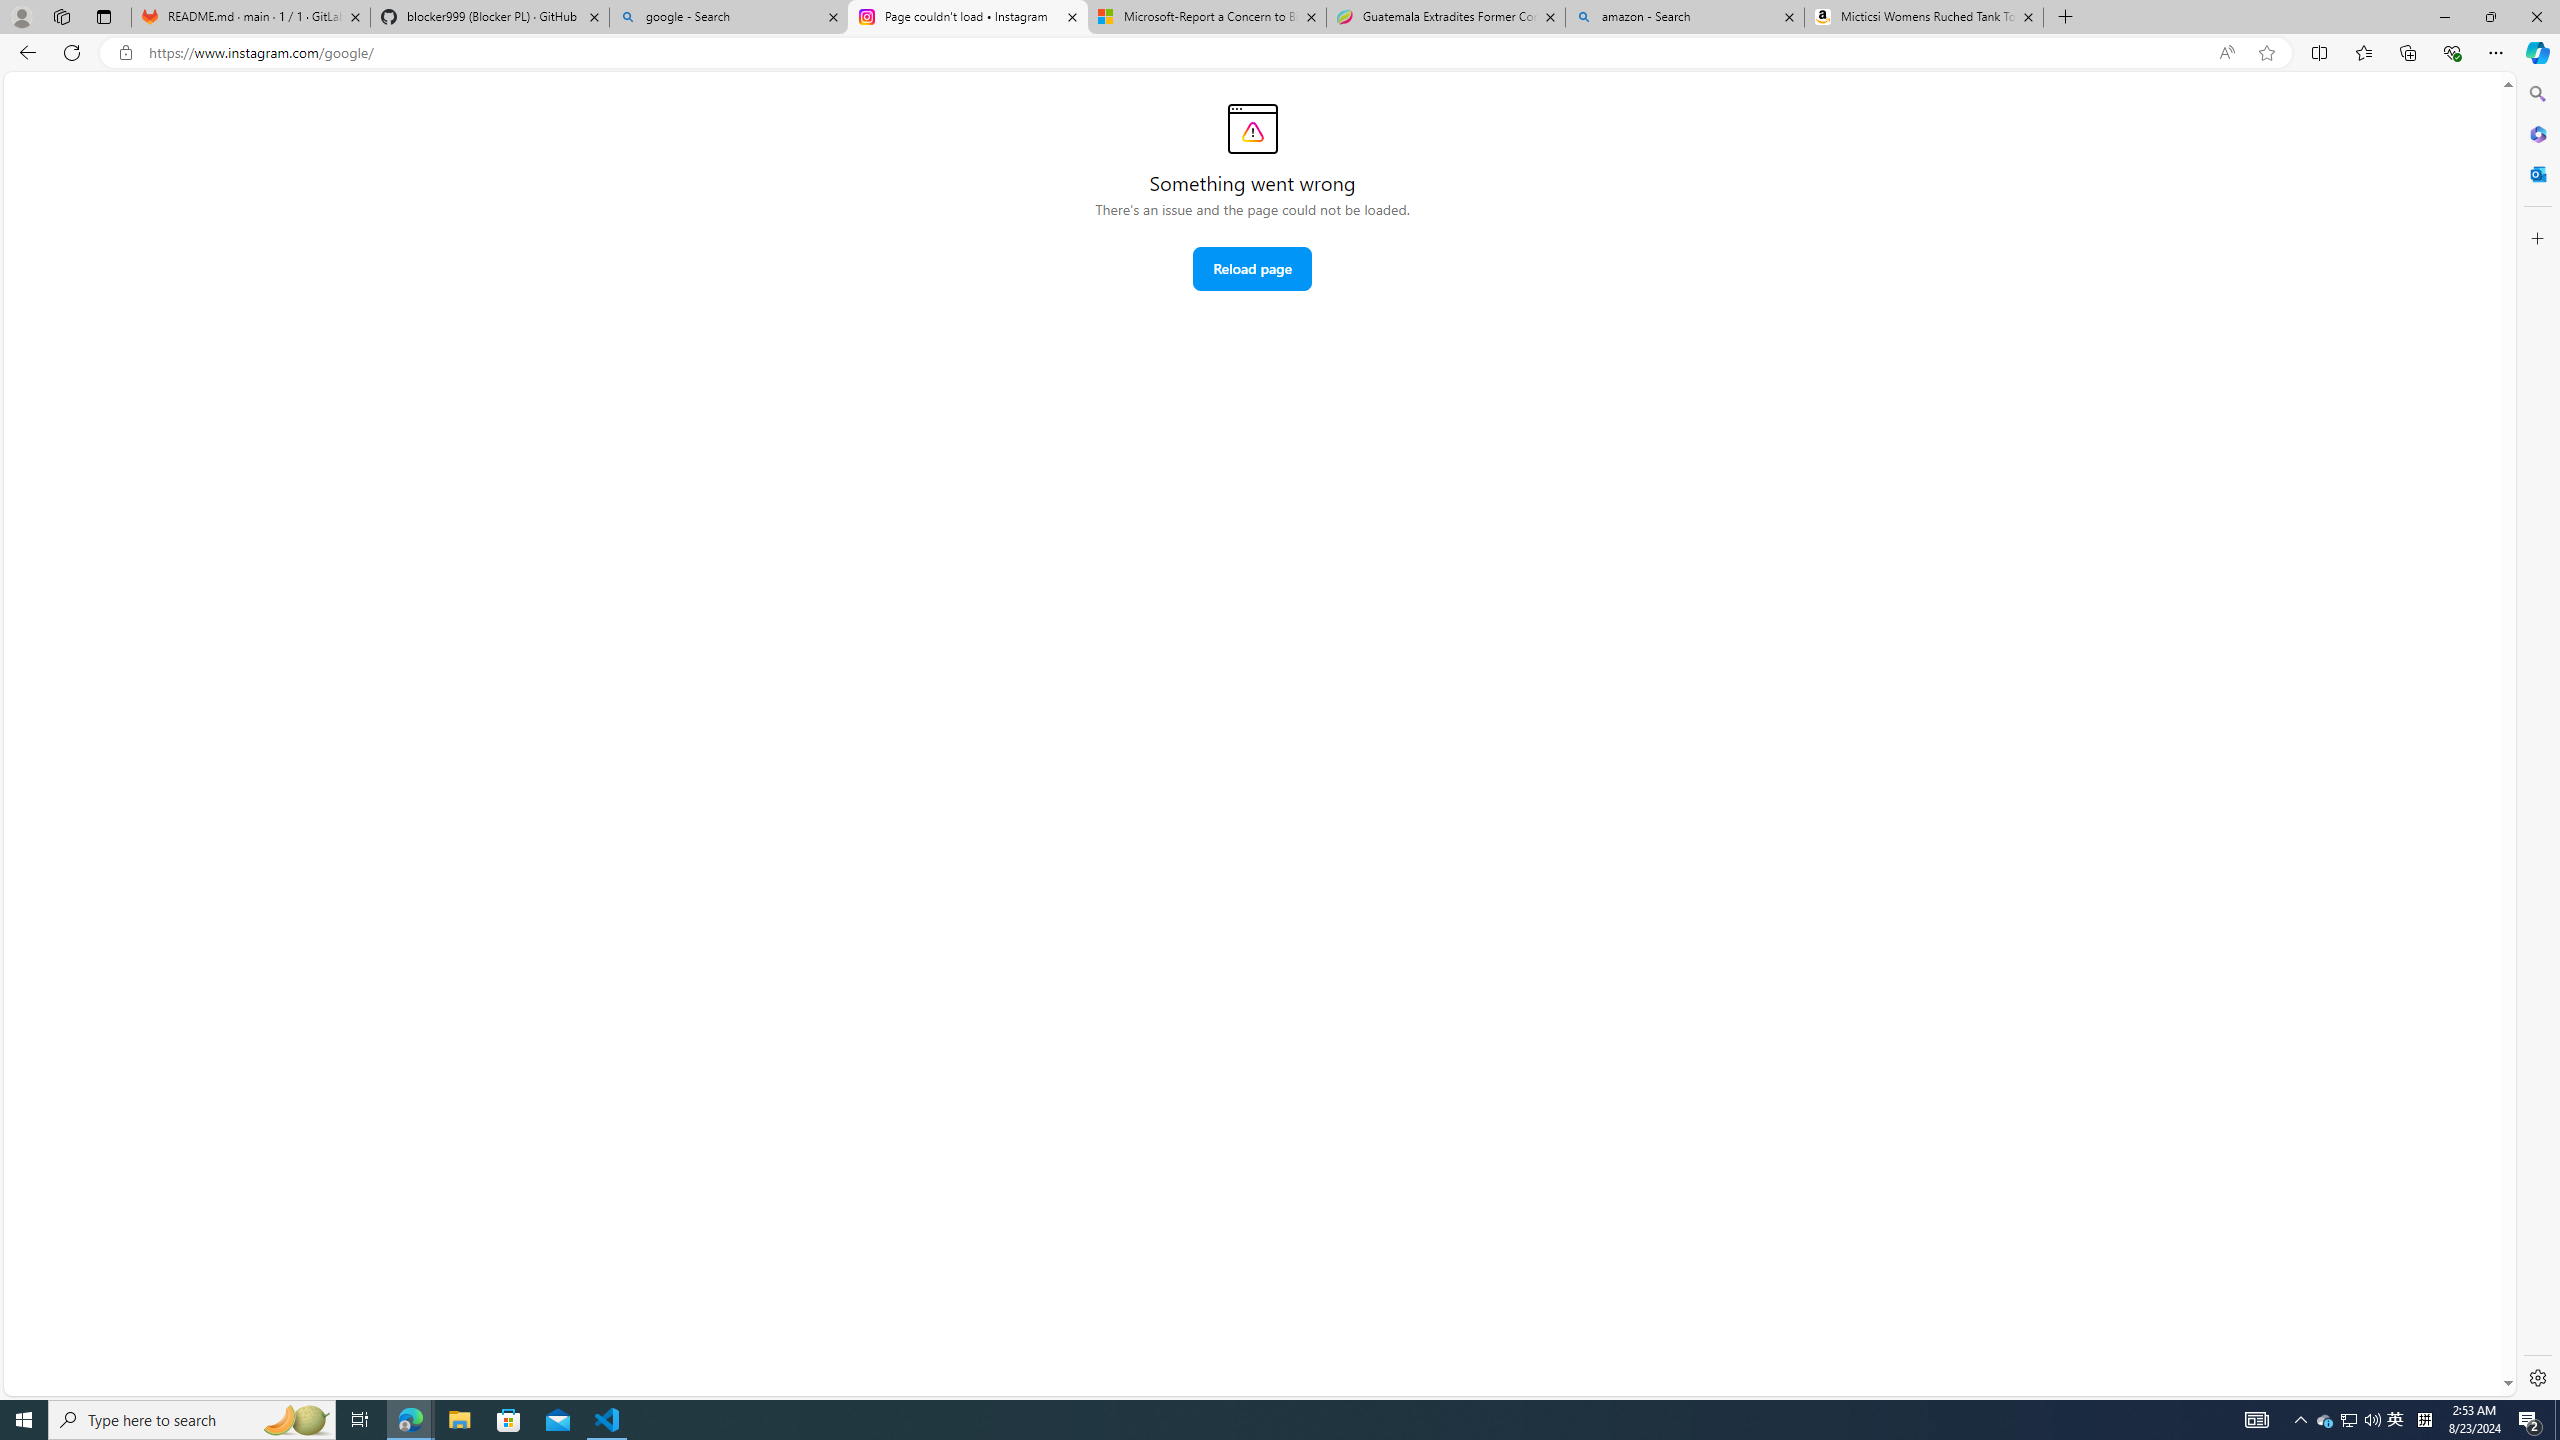 This screenshot has height=1440, width=2560. What do you see at coordinates (2266, 53) in the screenshot?
I see `'Add this page to favorites (Ctrl+D)'` at bounding box center [2266, 53].